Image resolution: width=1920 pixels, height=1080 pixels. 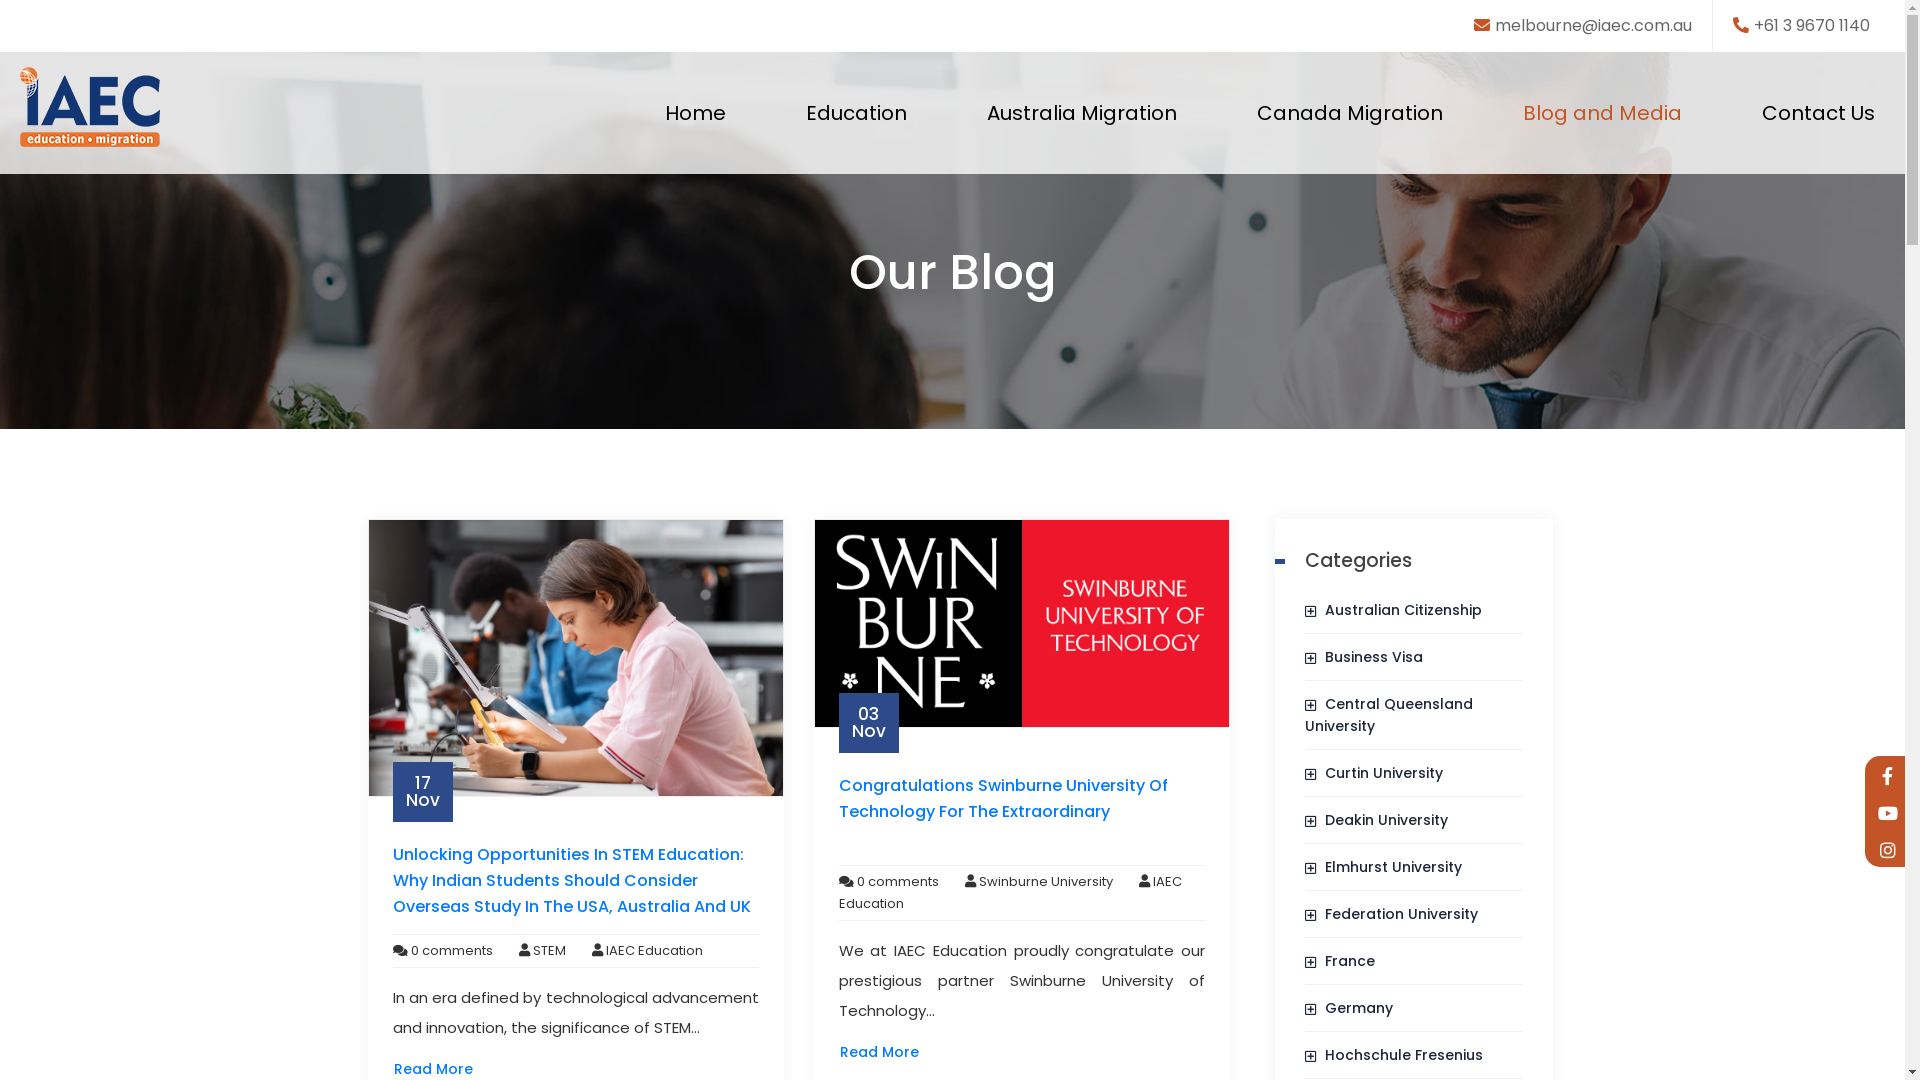 What do you see at coordinates (1305, 959) in the screenshot?
I see `'France'` at bounding box center [1305, 959].